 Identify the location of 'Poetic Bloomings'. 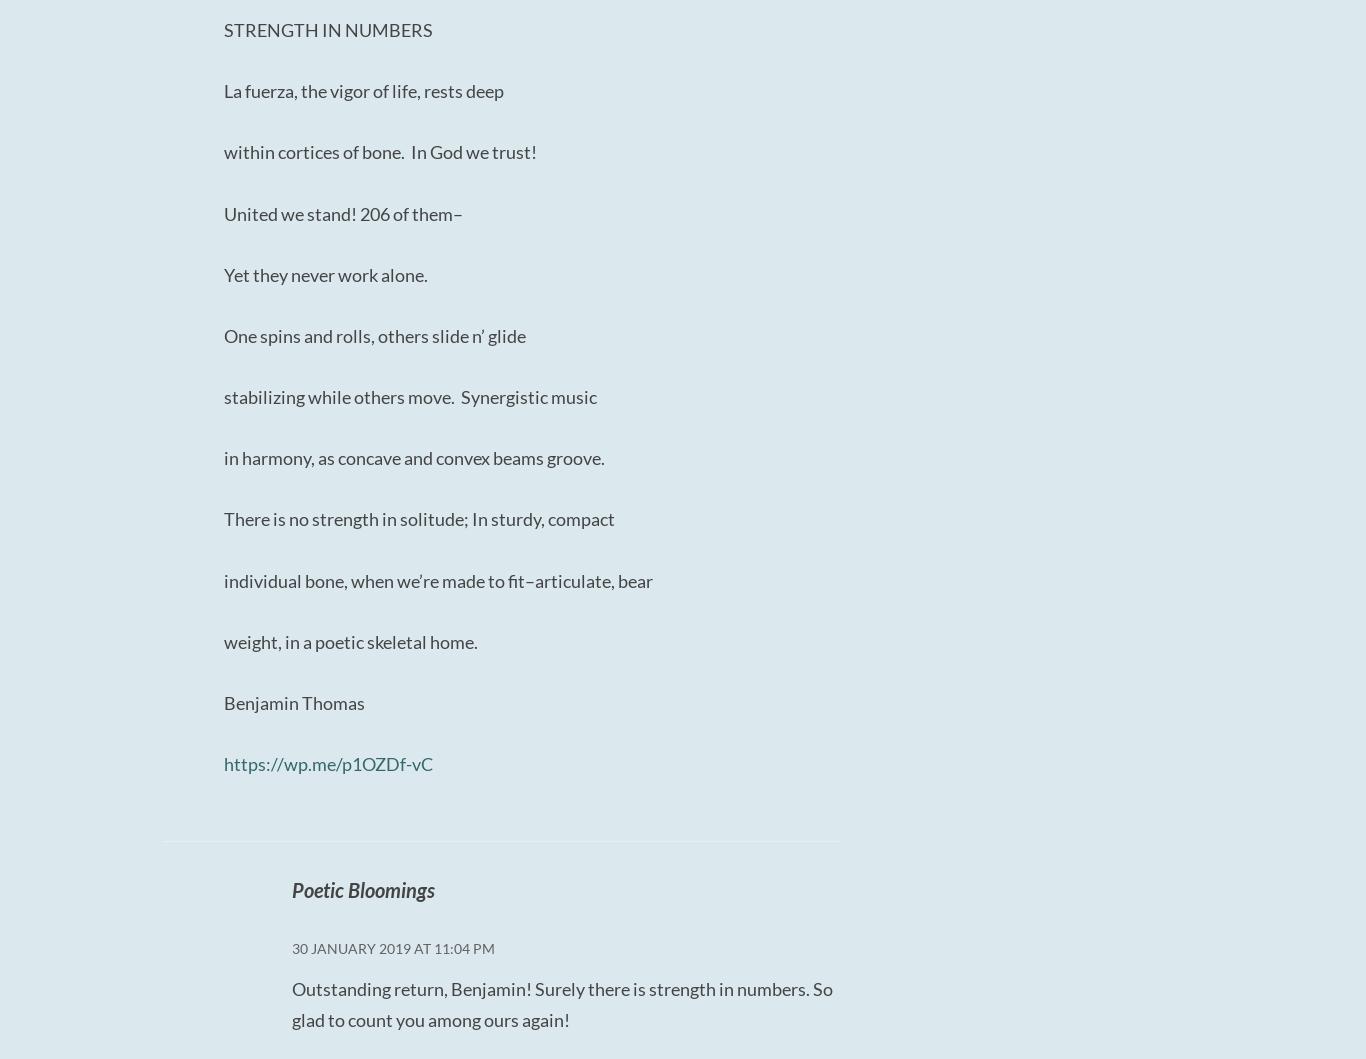
(361, 889).